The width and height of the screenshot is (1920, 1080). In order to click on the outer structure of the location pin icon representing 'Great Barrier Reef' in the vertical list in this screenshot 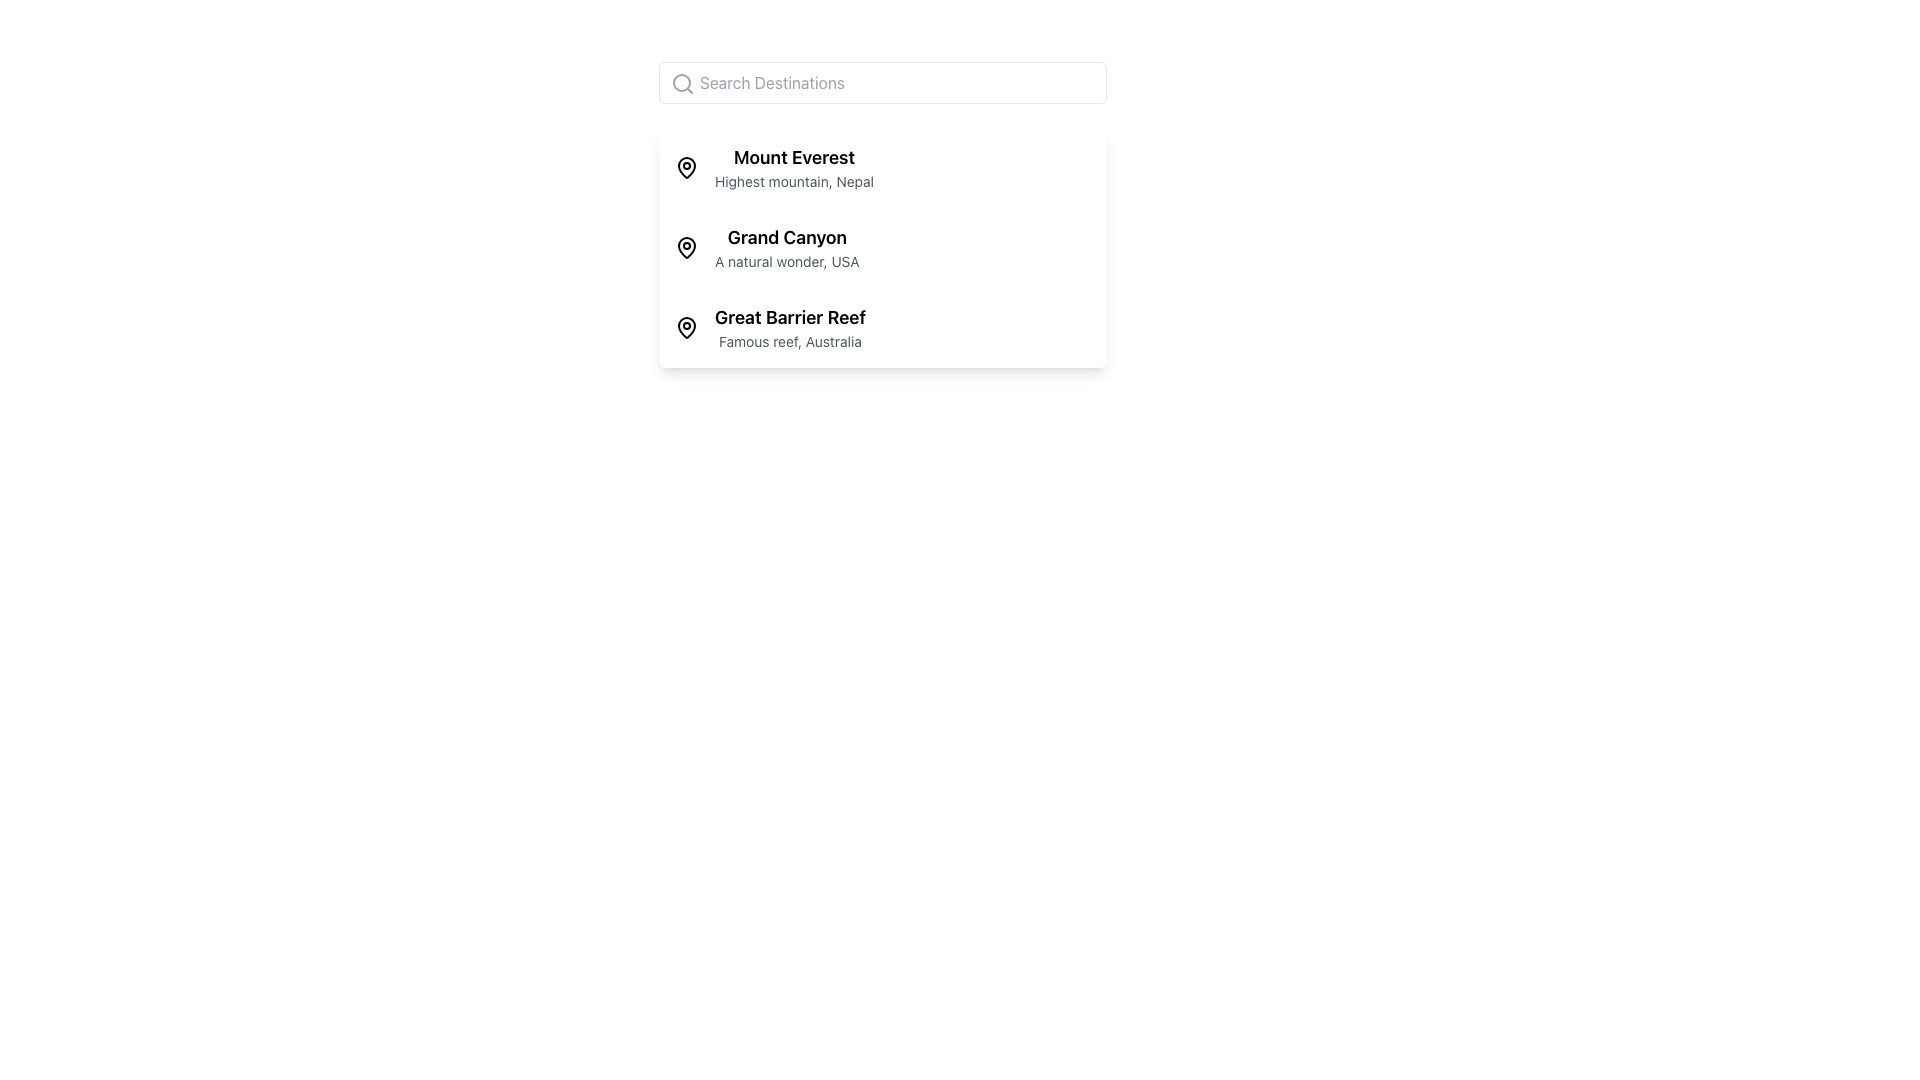, I will do `click(686, 326)`.